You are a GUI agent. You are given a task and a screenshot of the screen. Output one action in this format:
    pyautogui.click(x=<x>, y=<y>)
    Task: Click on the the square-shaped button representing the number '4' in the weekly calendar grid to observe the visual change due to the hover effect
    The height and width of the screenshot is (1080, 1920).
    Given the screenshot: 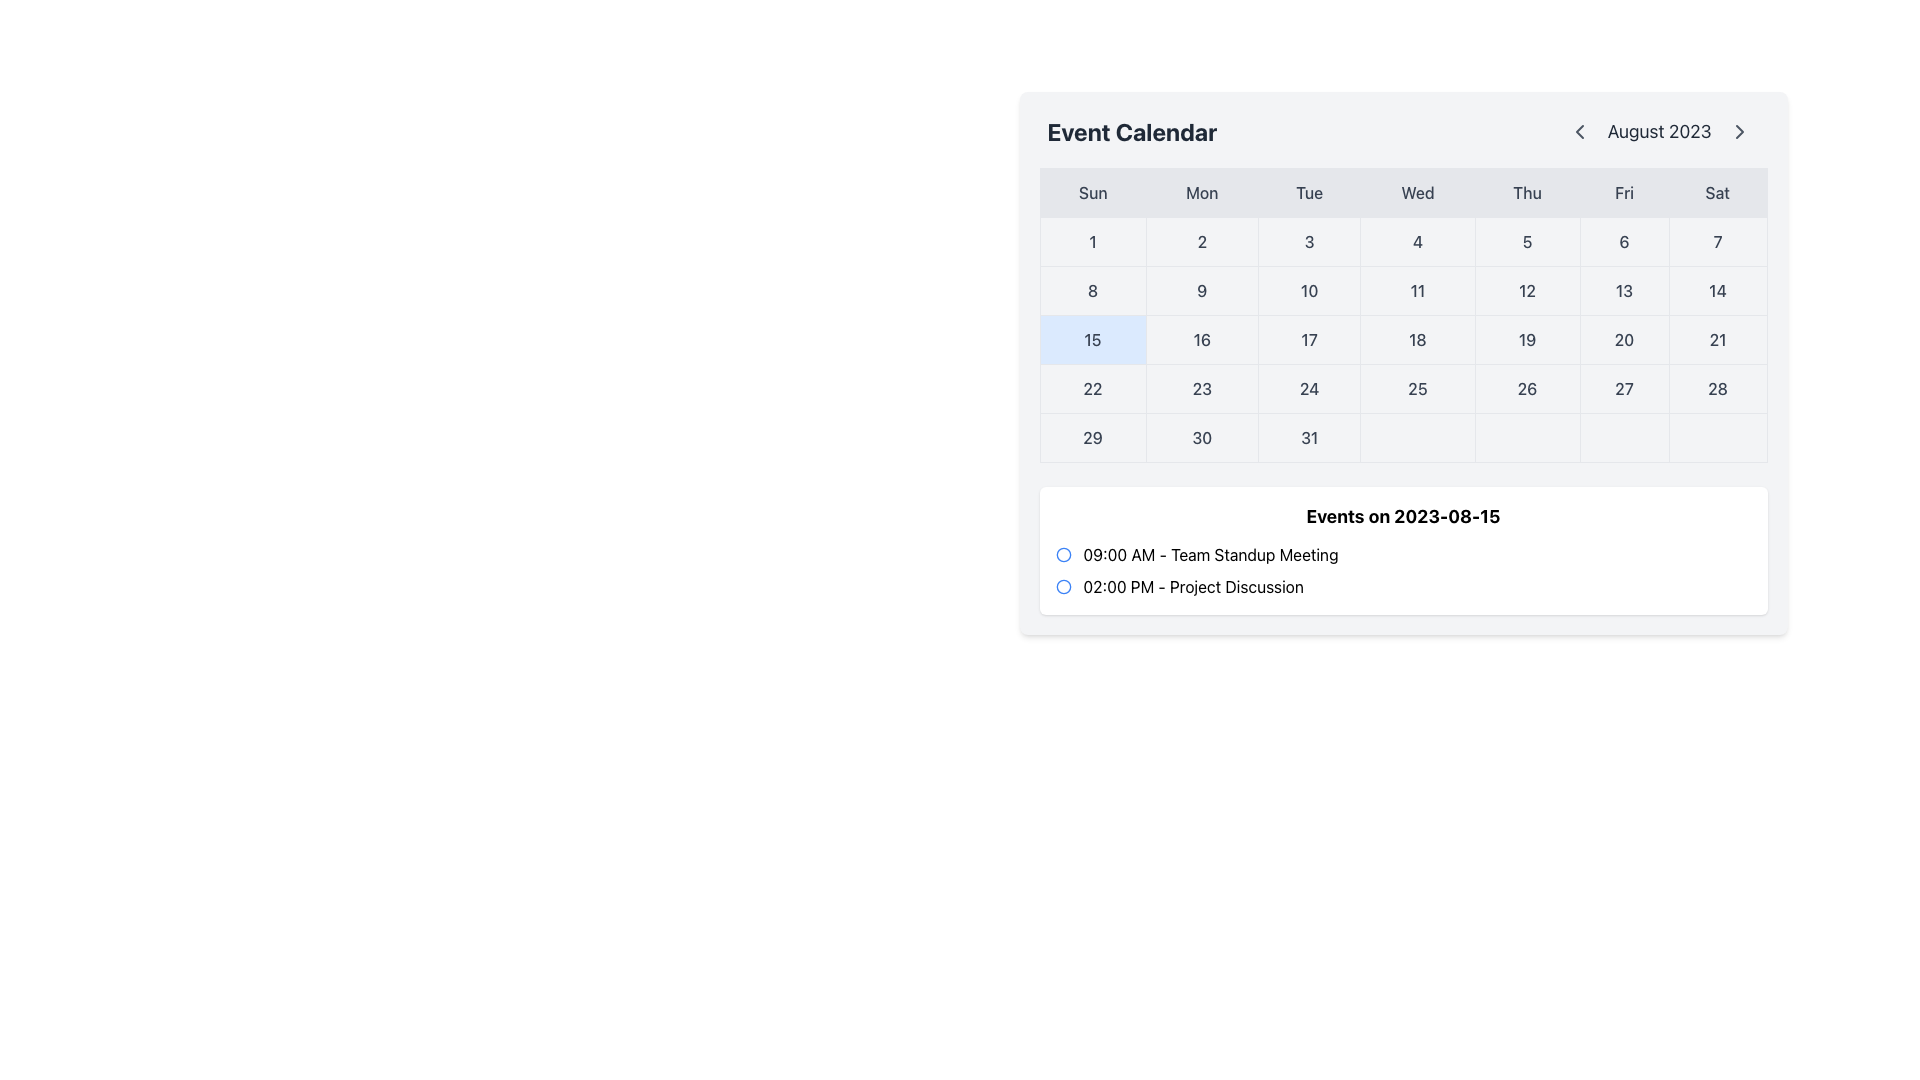 What is the action you would take?
    pyautogui.click(x=1416, y=241)
    